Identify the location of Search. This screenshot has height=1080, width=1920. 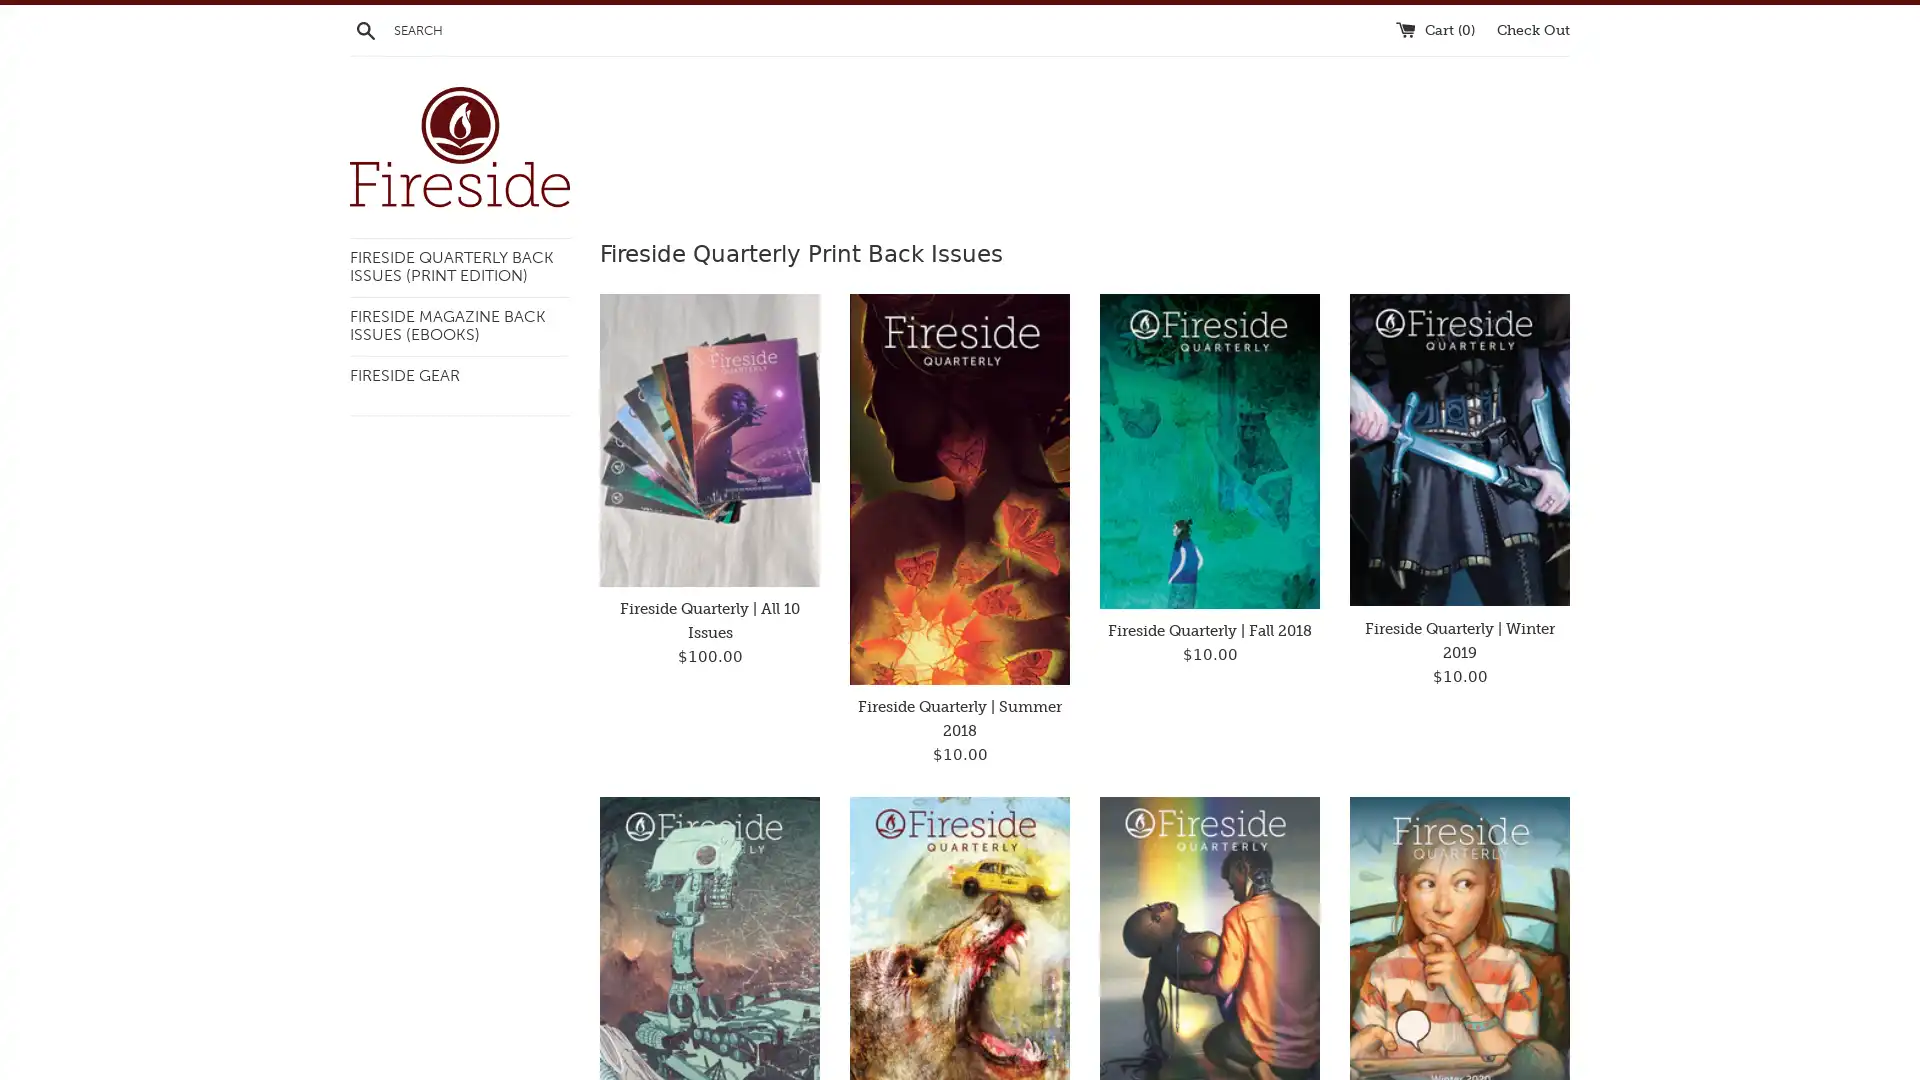
(365, 29).